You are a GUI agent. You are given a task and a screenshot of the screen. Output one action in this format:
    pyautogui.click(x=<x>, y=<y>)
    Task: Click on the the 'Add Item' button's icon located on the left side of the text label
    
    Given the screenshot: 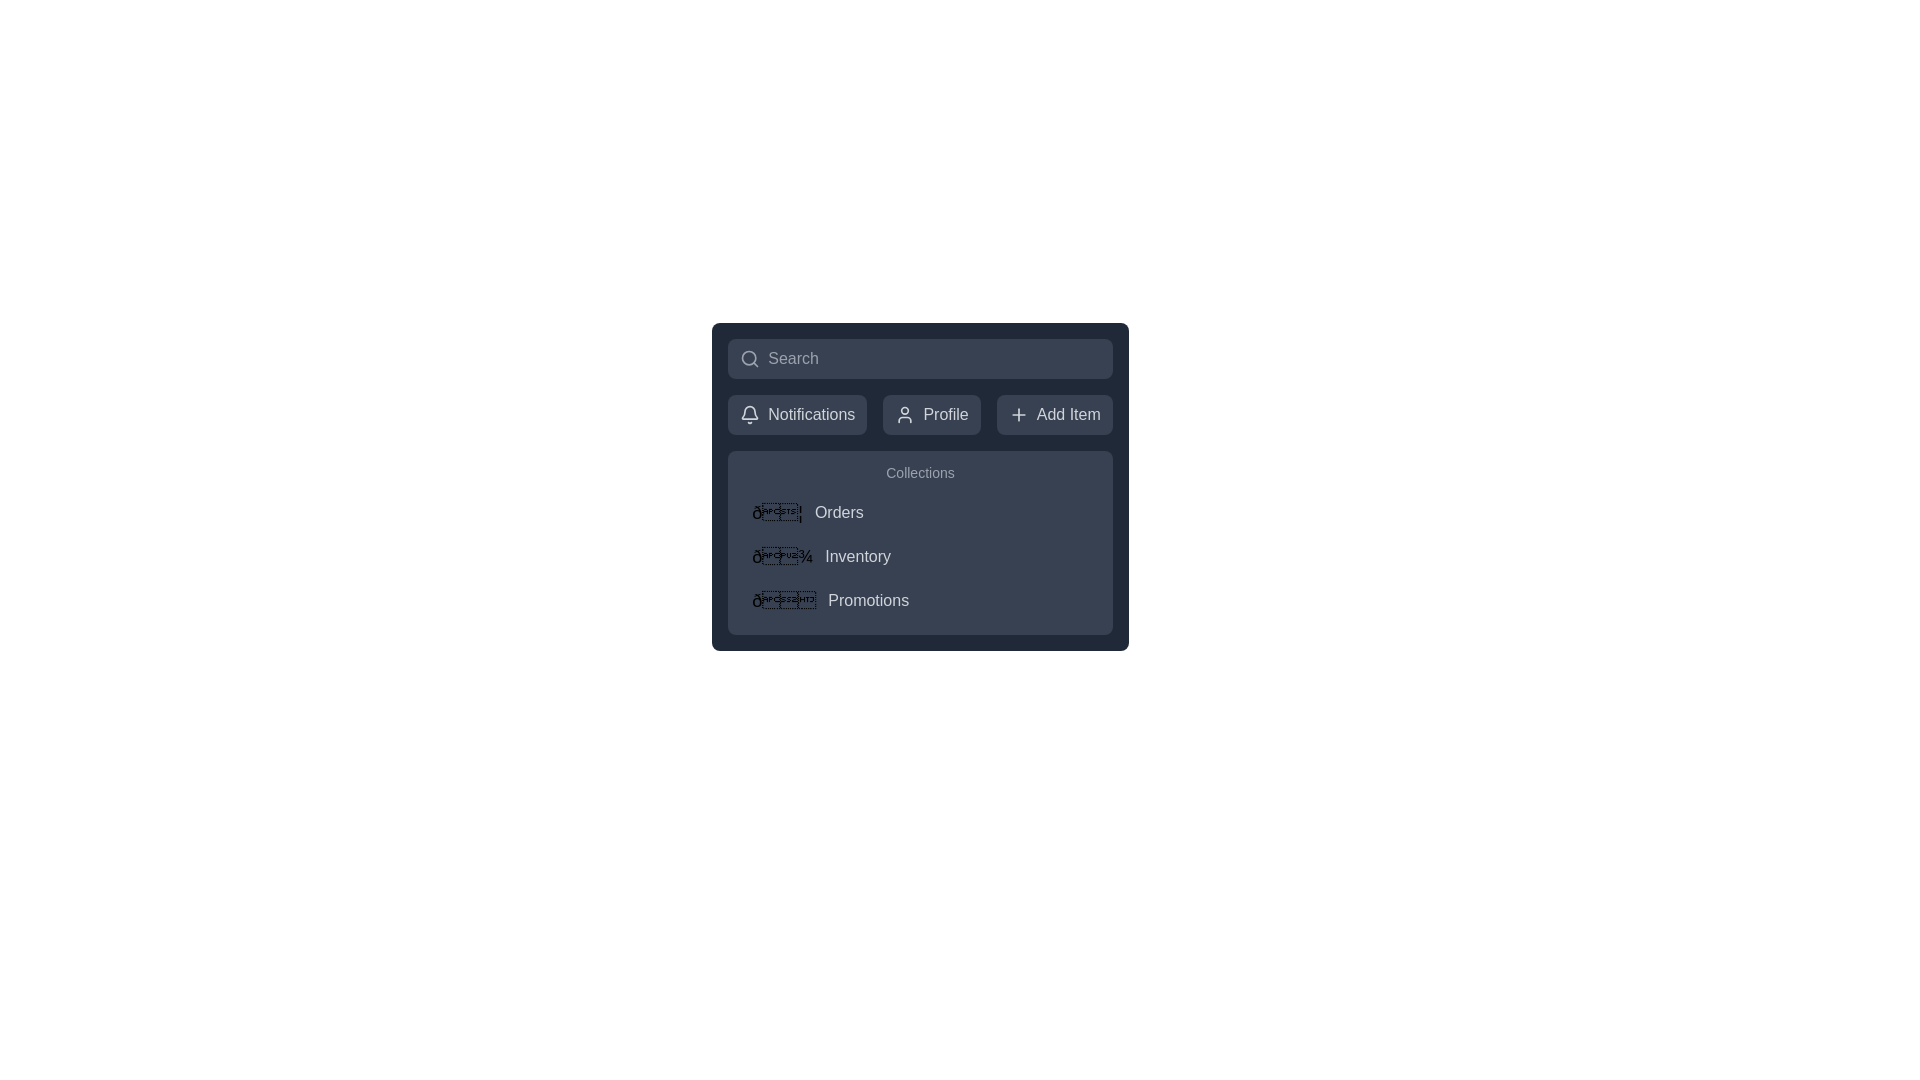 What is the action you would take?
    pyautogui.click(x=1018, y=414)
    